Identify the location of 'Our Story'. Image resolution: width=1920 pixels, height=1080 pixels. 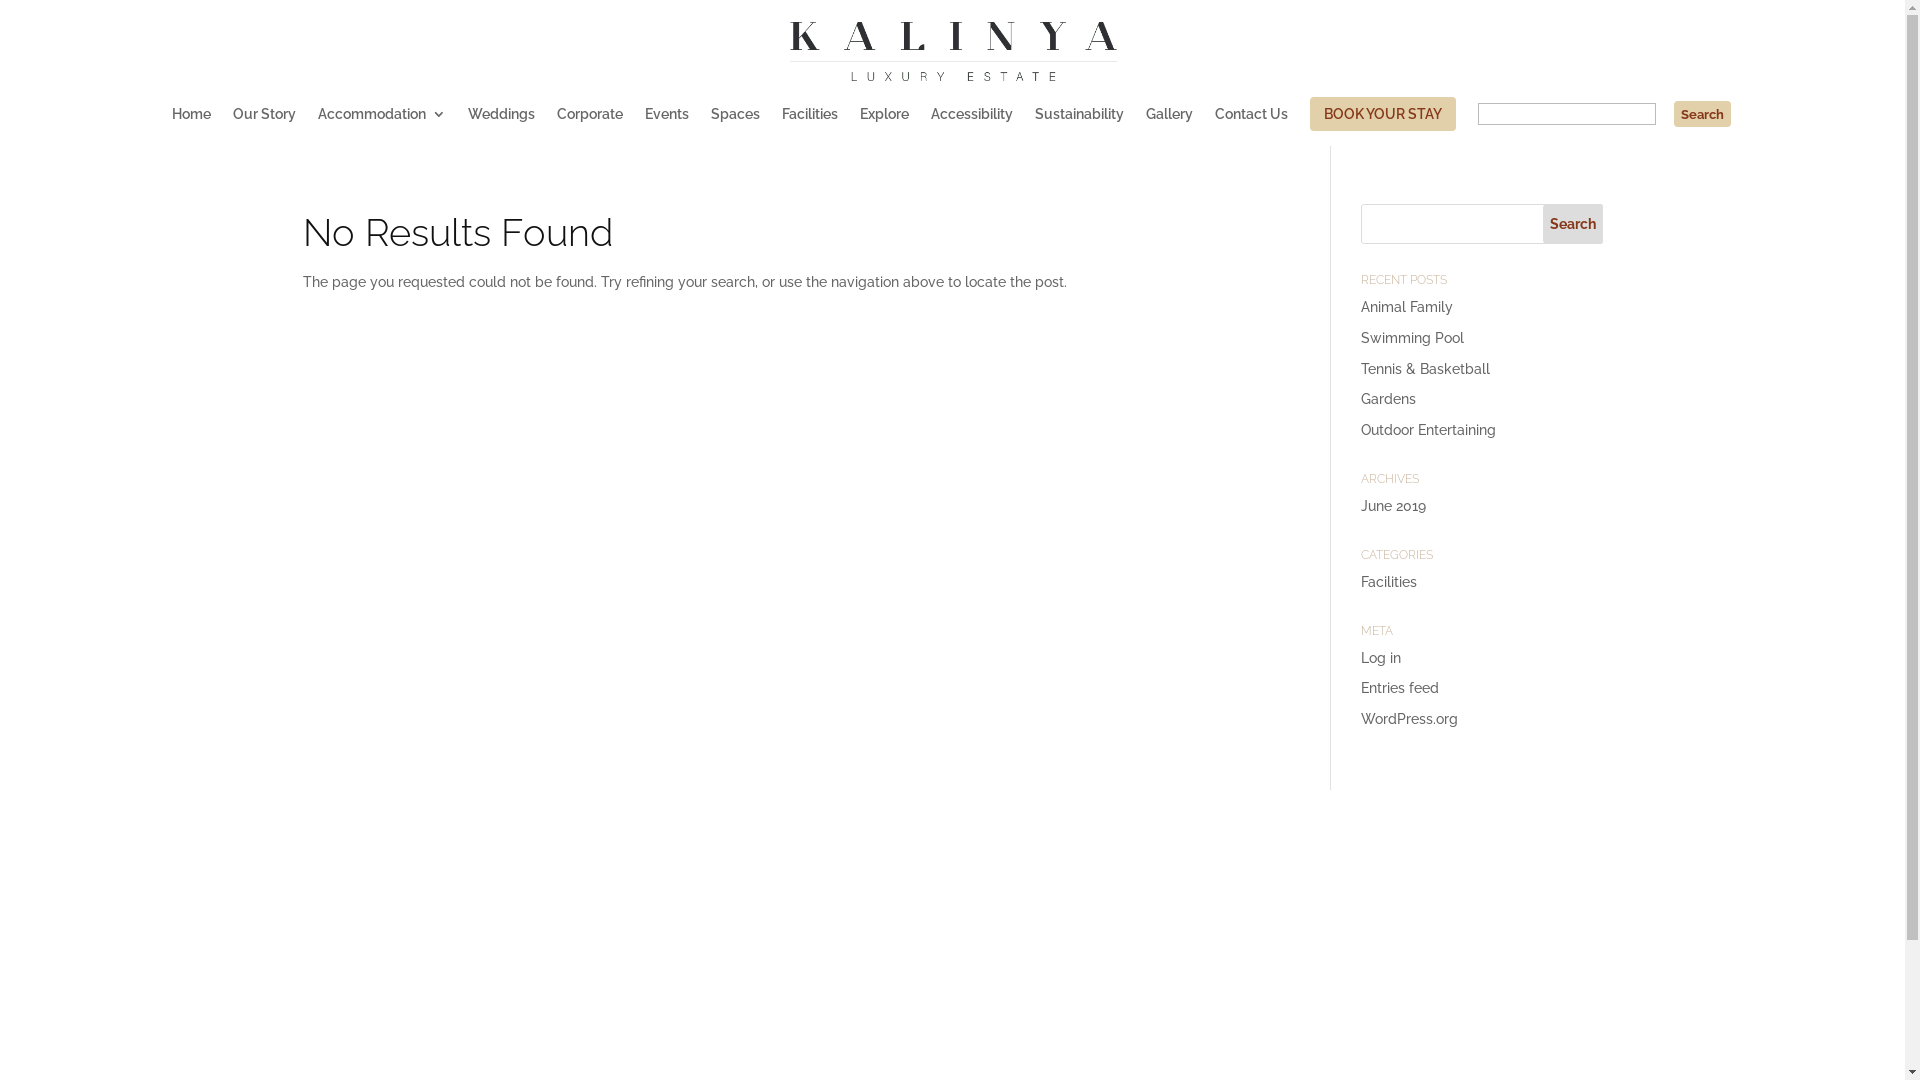
(263, 123).